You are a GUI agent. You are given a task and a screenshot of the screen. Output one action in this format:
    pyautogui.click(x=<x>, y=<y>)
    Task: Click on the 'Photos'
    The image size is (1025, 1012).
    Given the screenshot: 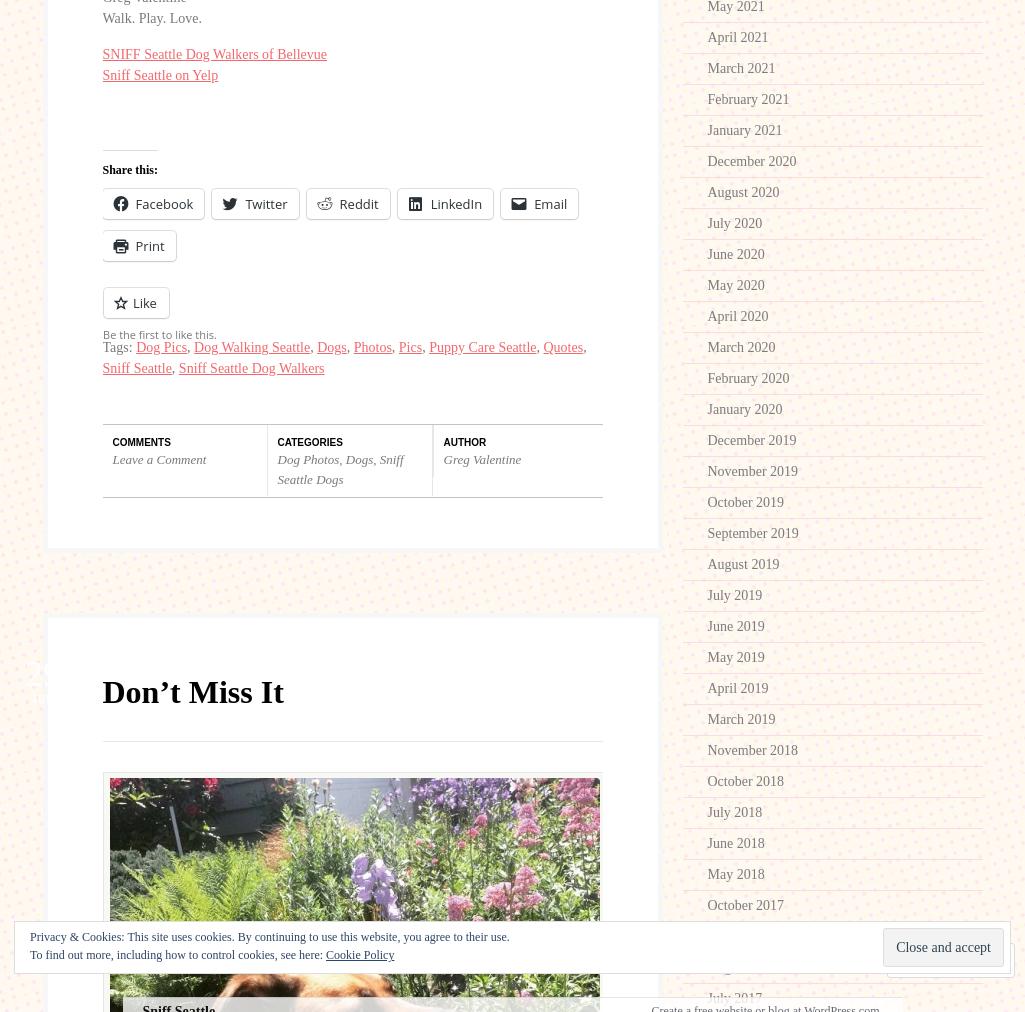 What is the action you would take?
    pyautogui.click(x=370, y=346)
    